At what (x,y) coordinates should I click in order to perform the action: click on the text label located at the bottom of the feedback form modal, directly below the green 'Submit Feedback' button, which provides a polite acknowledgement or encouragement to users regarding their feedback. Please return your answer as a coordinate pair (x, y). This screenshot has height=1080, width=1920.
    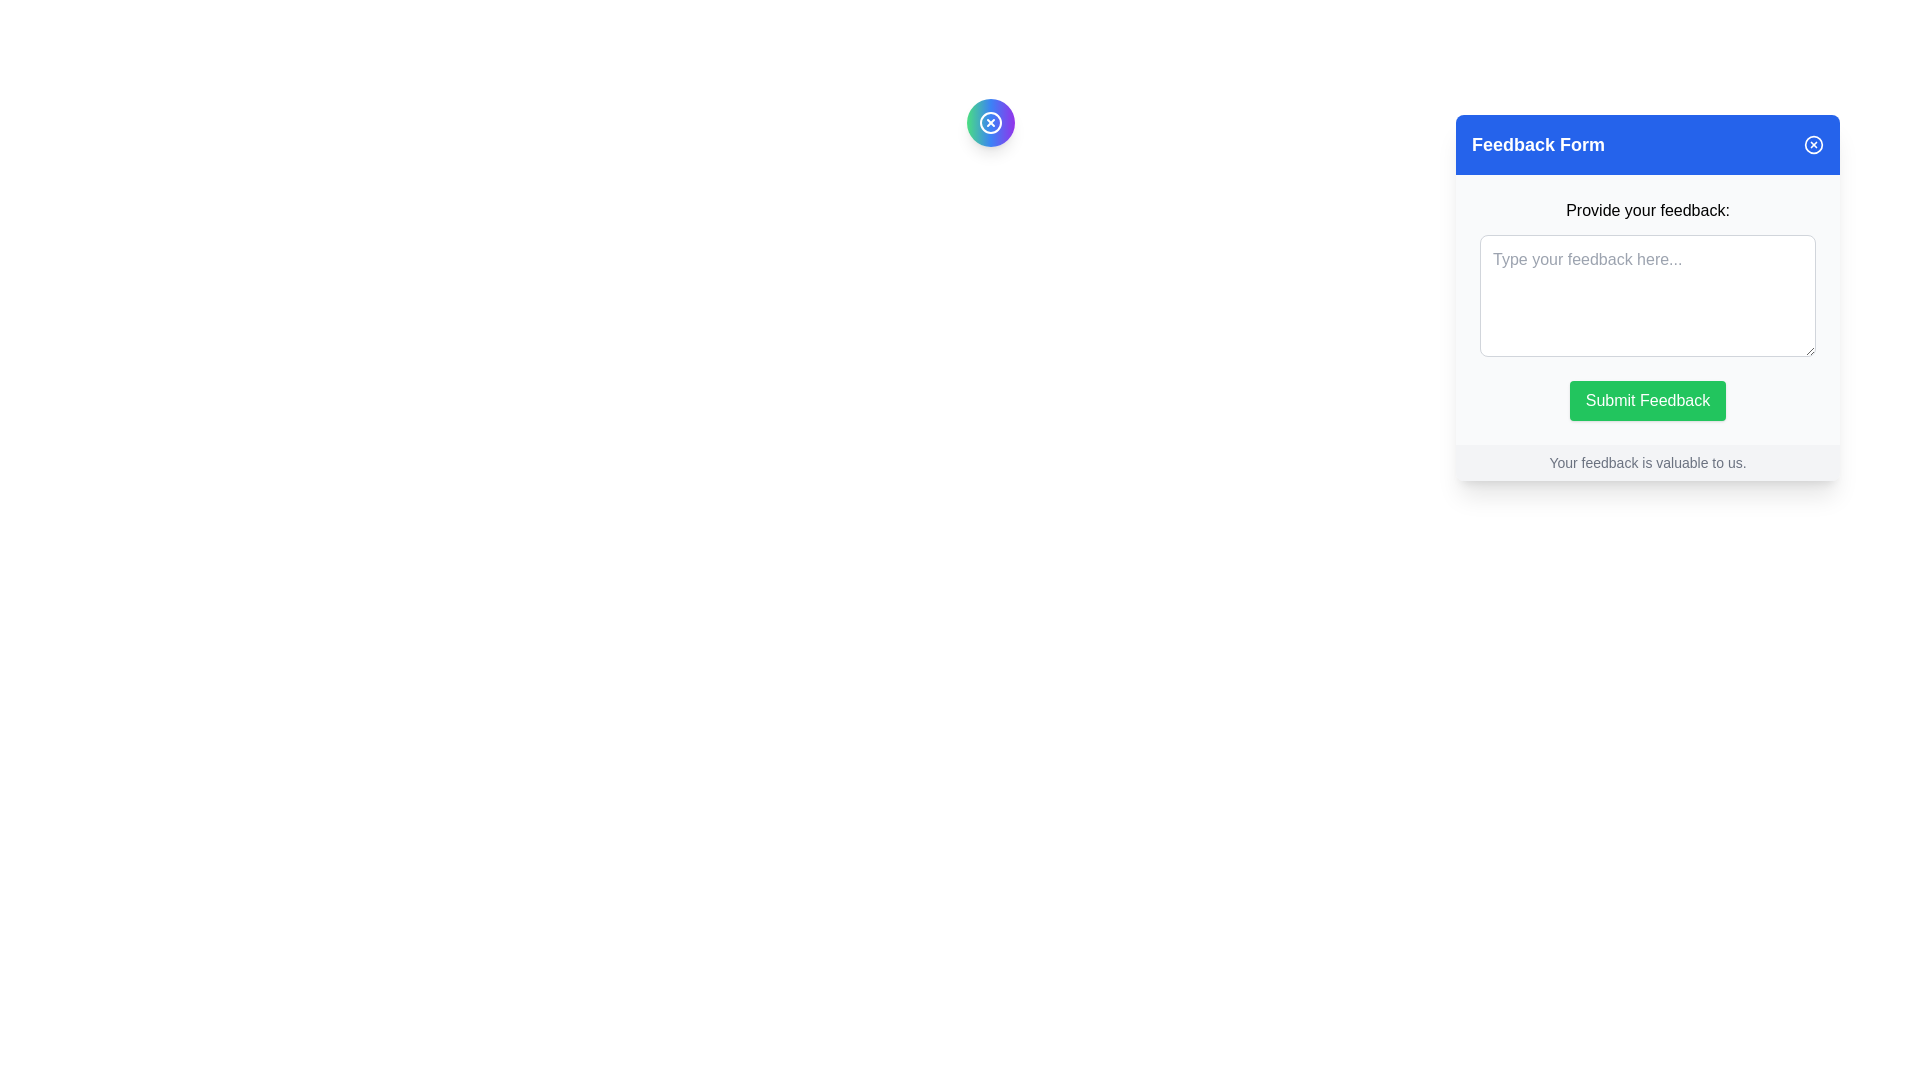
    Looking at the image, I should click on (1647, 462).